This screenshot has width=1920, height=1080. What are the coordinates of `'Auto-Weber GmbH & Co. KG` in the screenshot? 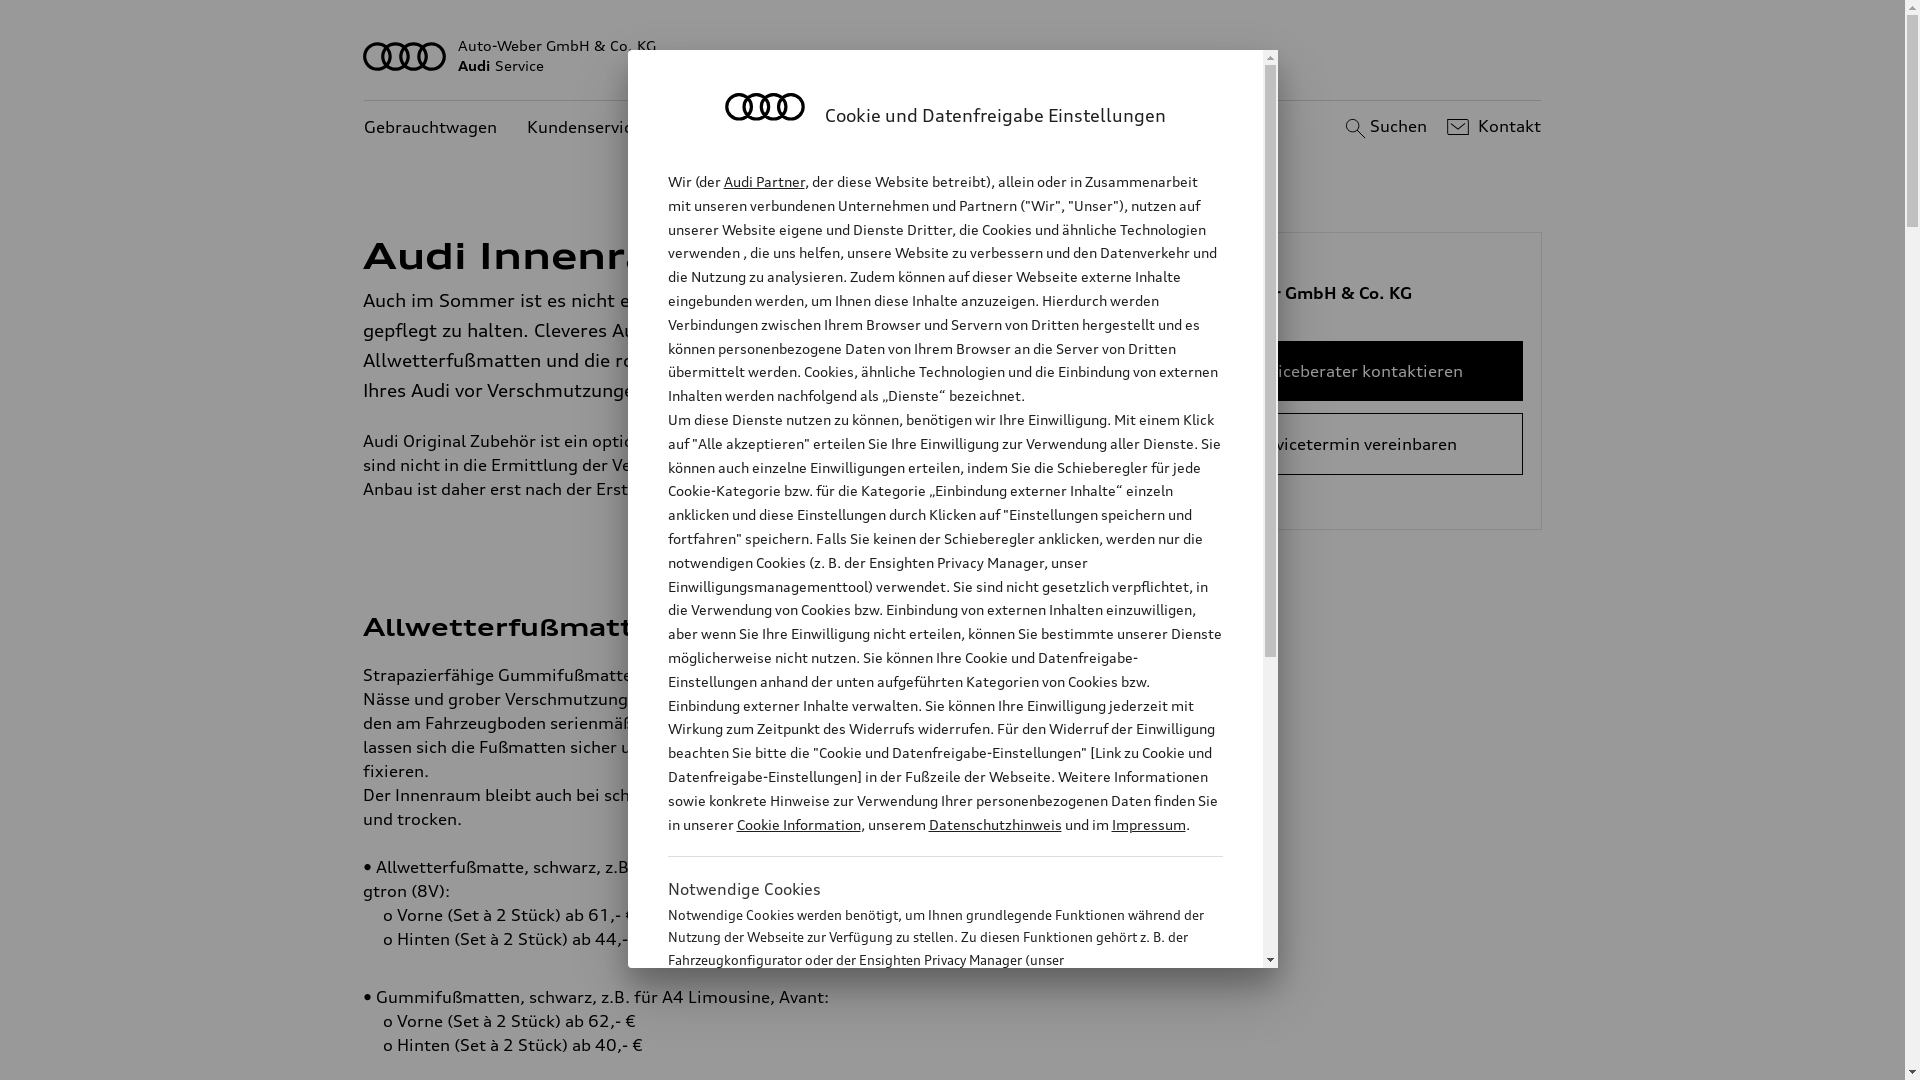 It's located at (952, 55).